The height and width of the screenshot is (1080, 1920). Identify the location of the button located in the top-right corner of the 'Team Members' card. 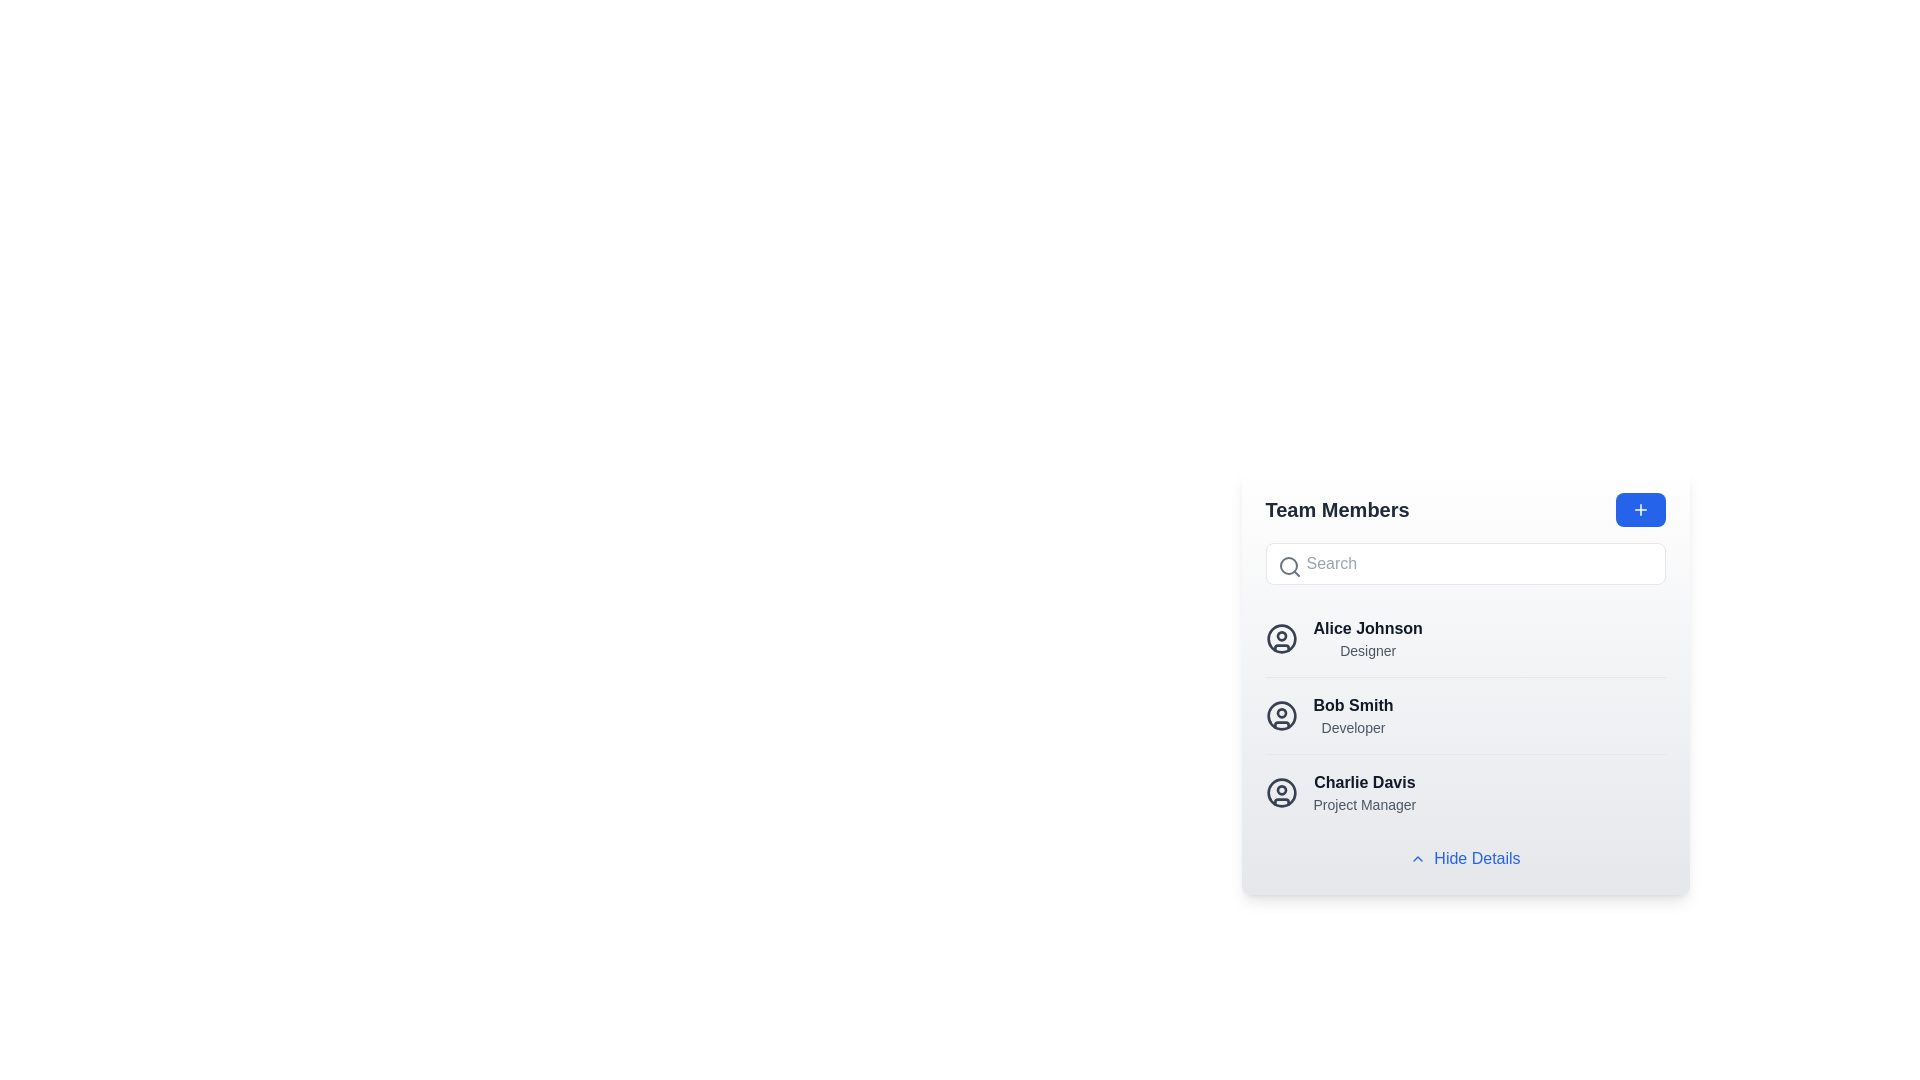
(1640, 508).